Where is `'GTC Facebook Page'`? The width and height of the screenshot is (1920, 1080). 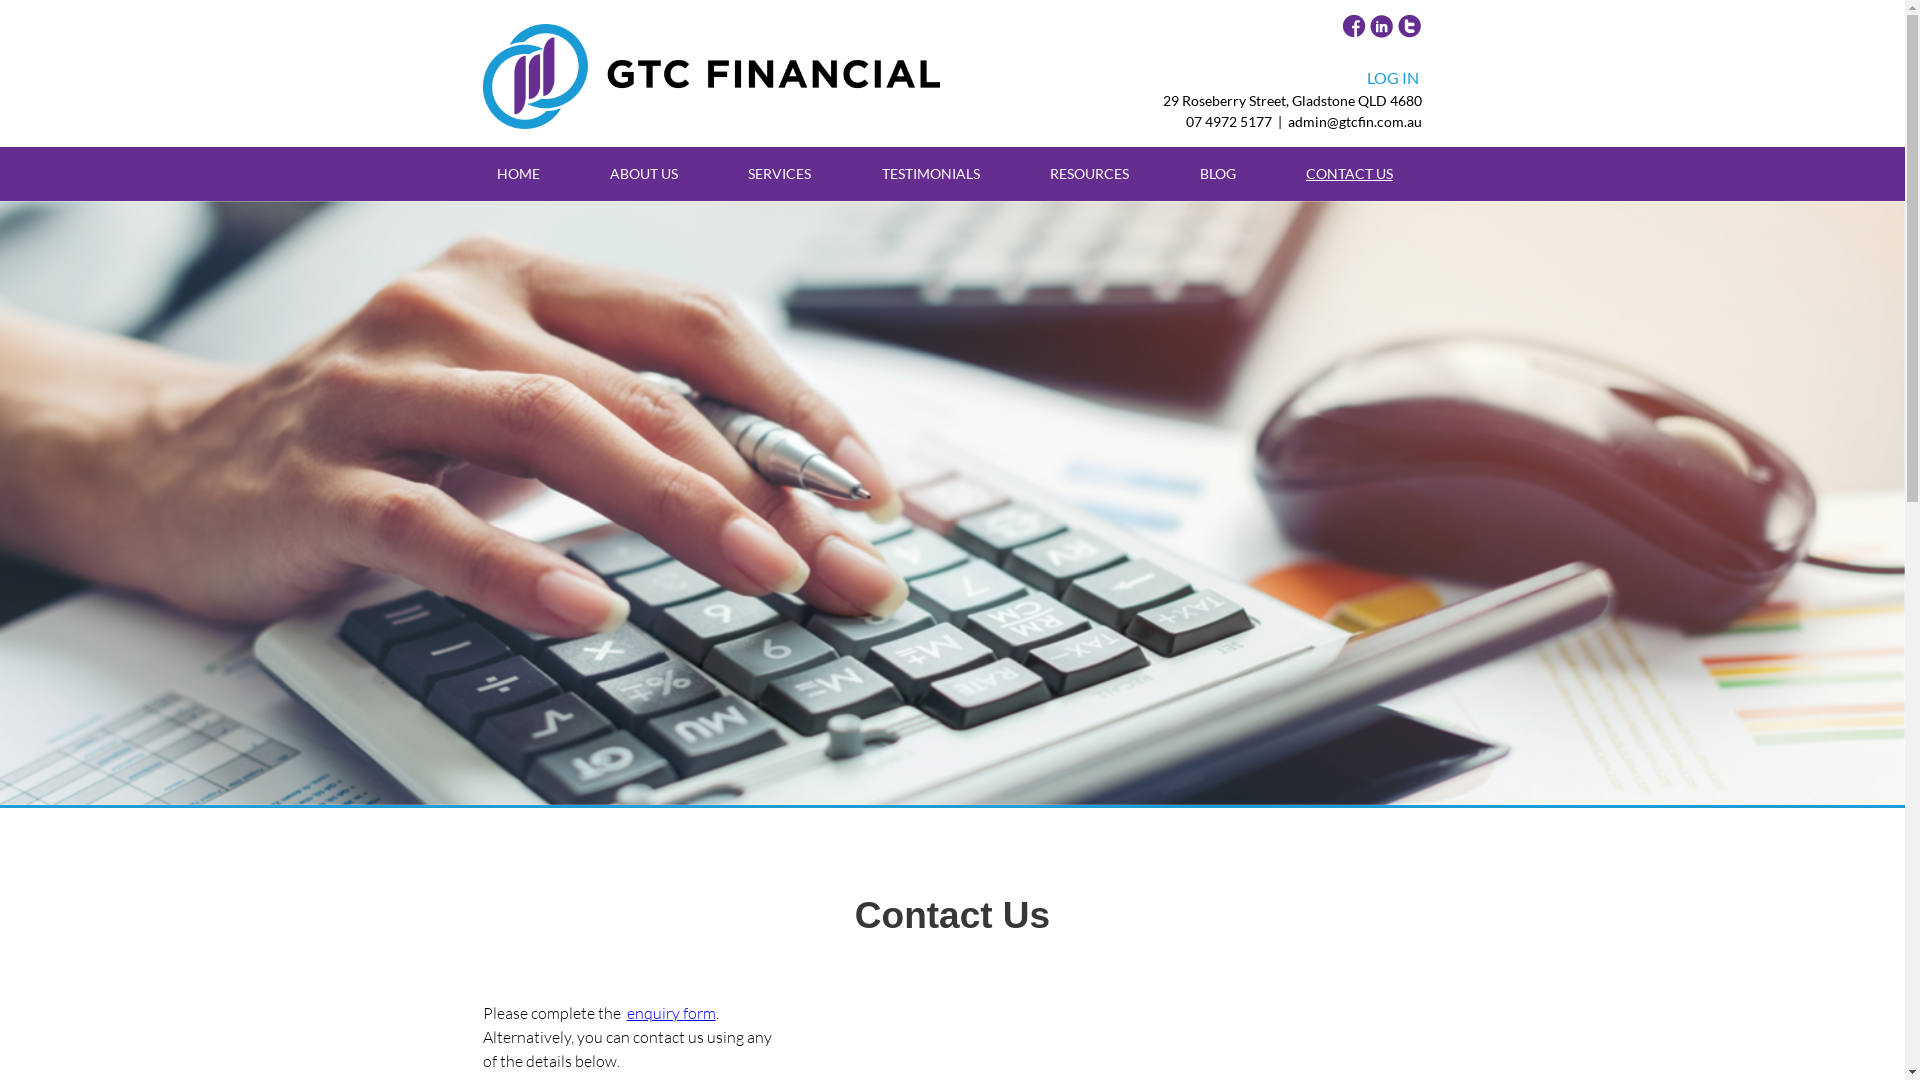
'GTC Facebook Page' is located at coordinates (1353, 27).